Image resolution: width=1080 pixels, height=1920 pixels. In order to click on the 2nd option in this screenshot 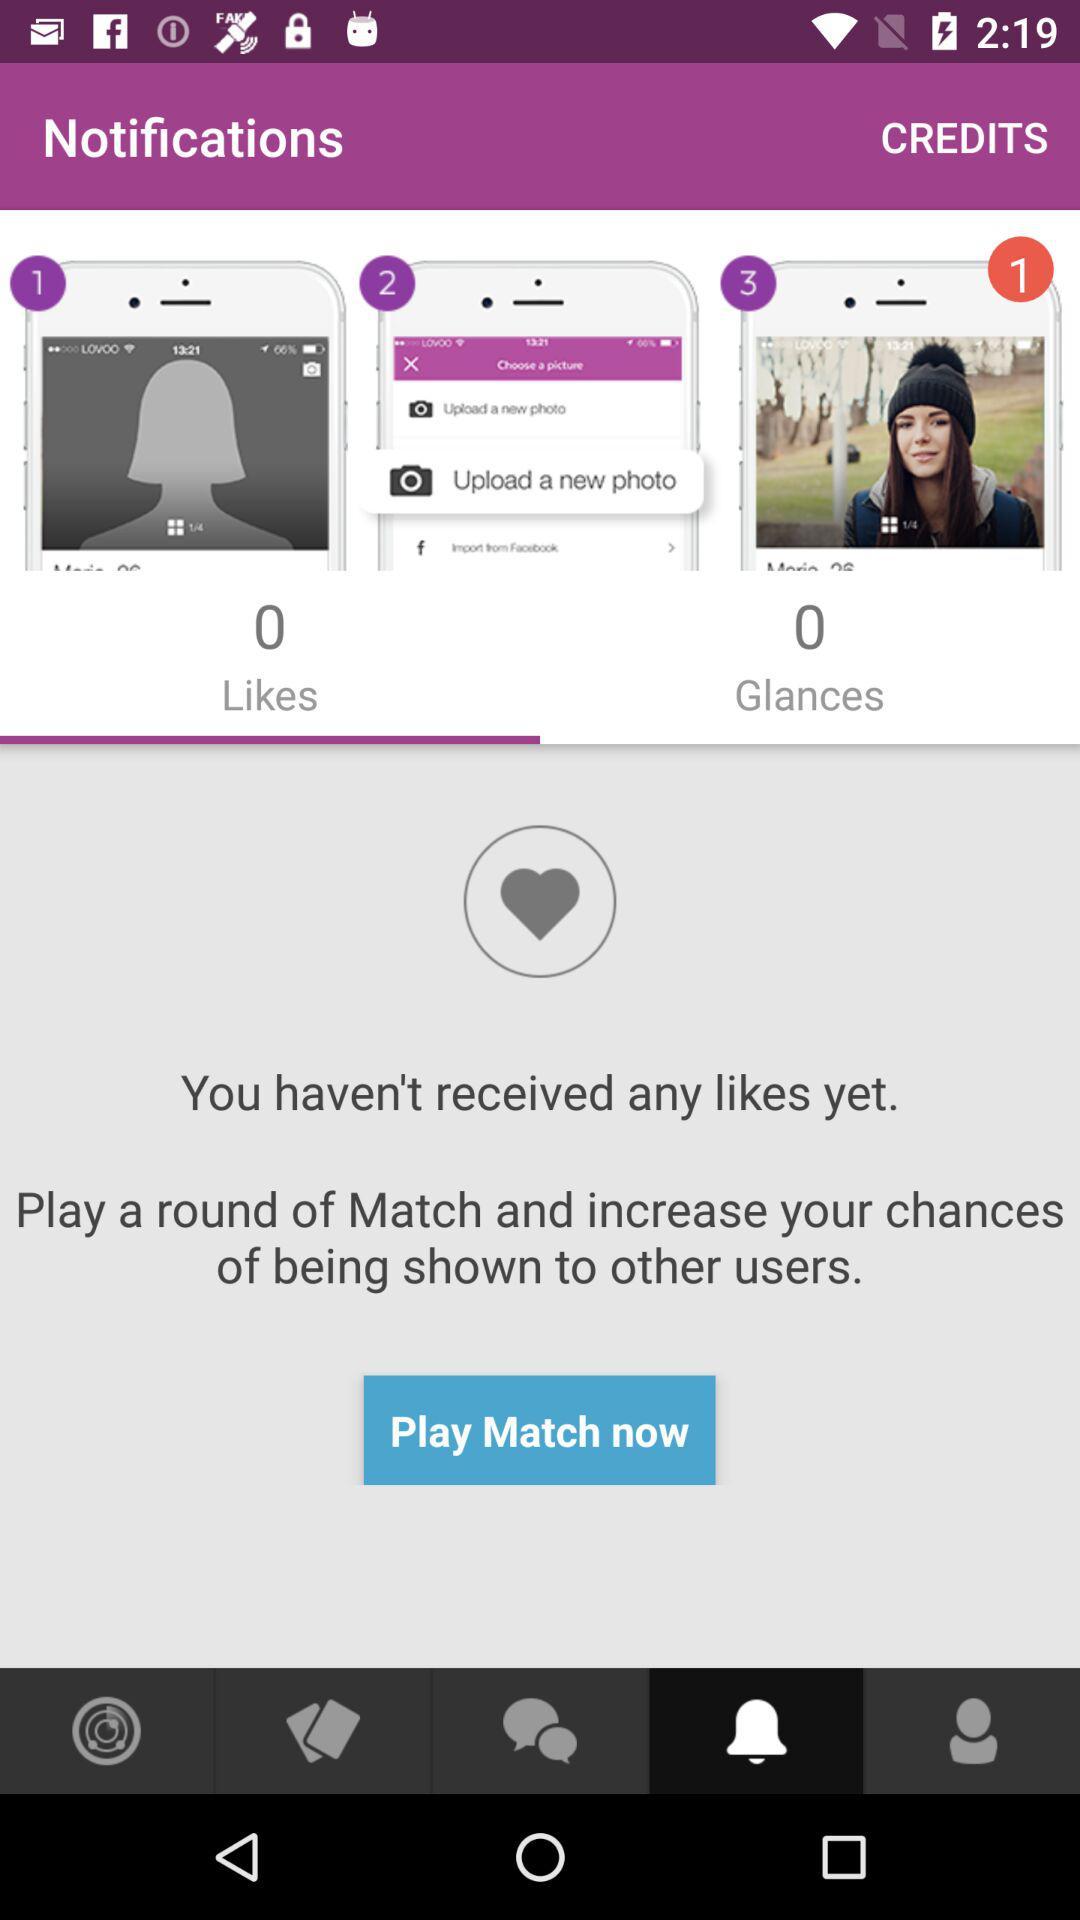, I will do `click(810, 653)`.